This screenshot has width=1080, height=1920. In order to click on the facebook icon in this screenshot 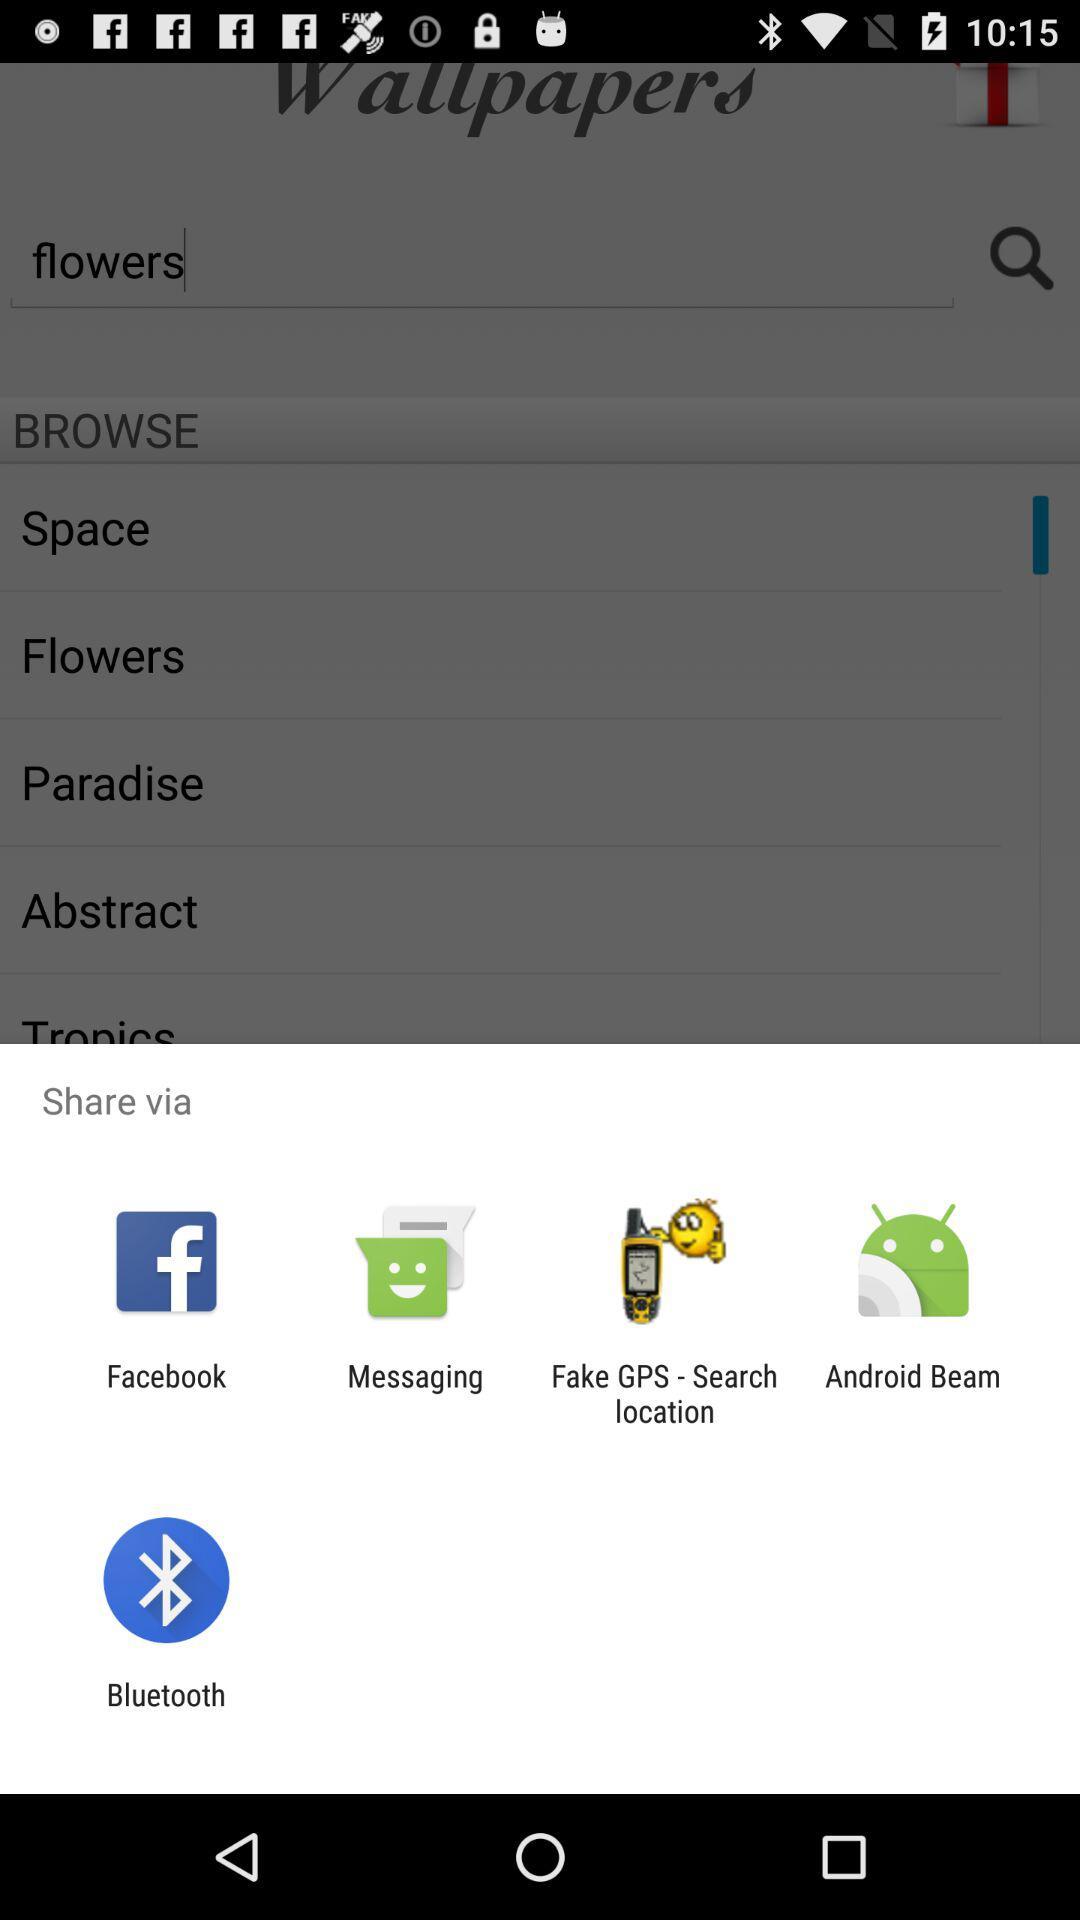, I will do `click(165, 1392)`.